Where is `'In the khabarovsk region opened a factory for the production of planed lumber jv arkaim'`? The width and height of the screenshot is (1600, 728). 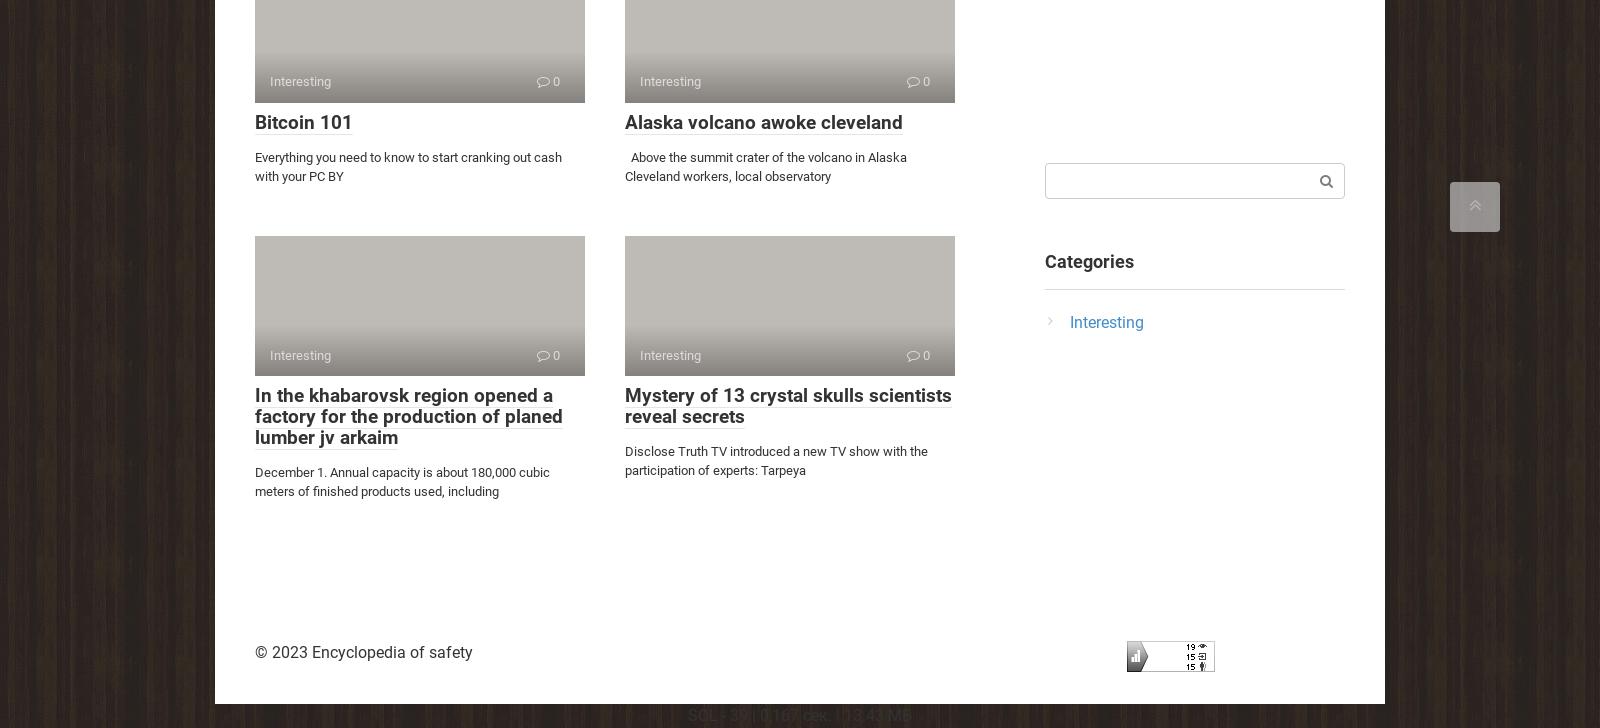 'In the khabarovsk region opened a factory for the production of planed lumber jv arkaim' is located at coordinates (407, 416).